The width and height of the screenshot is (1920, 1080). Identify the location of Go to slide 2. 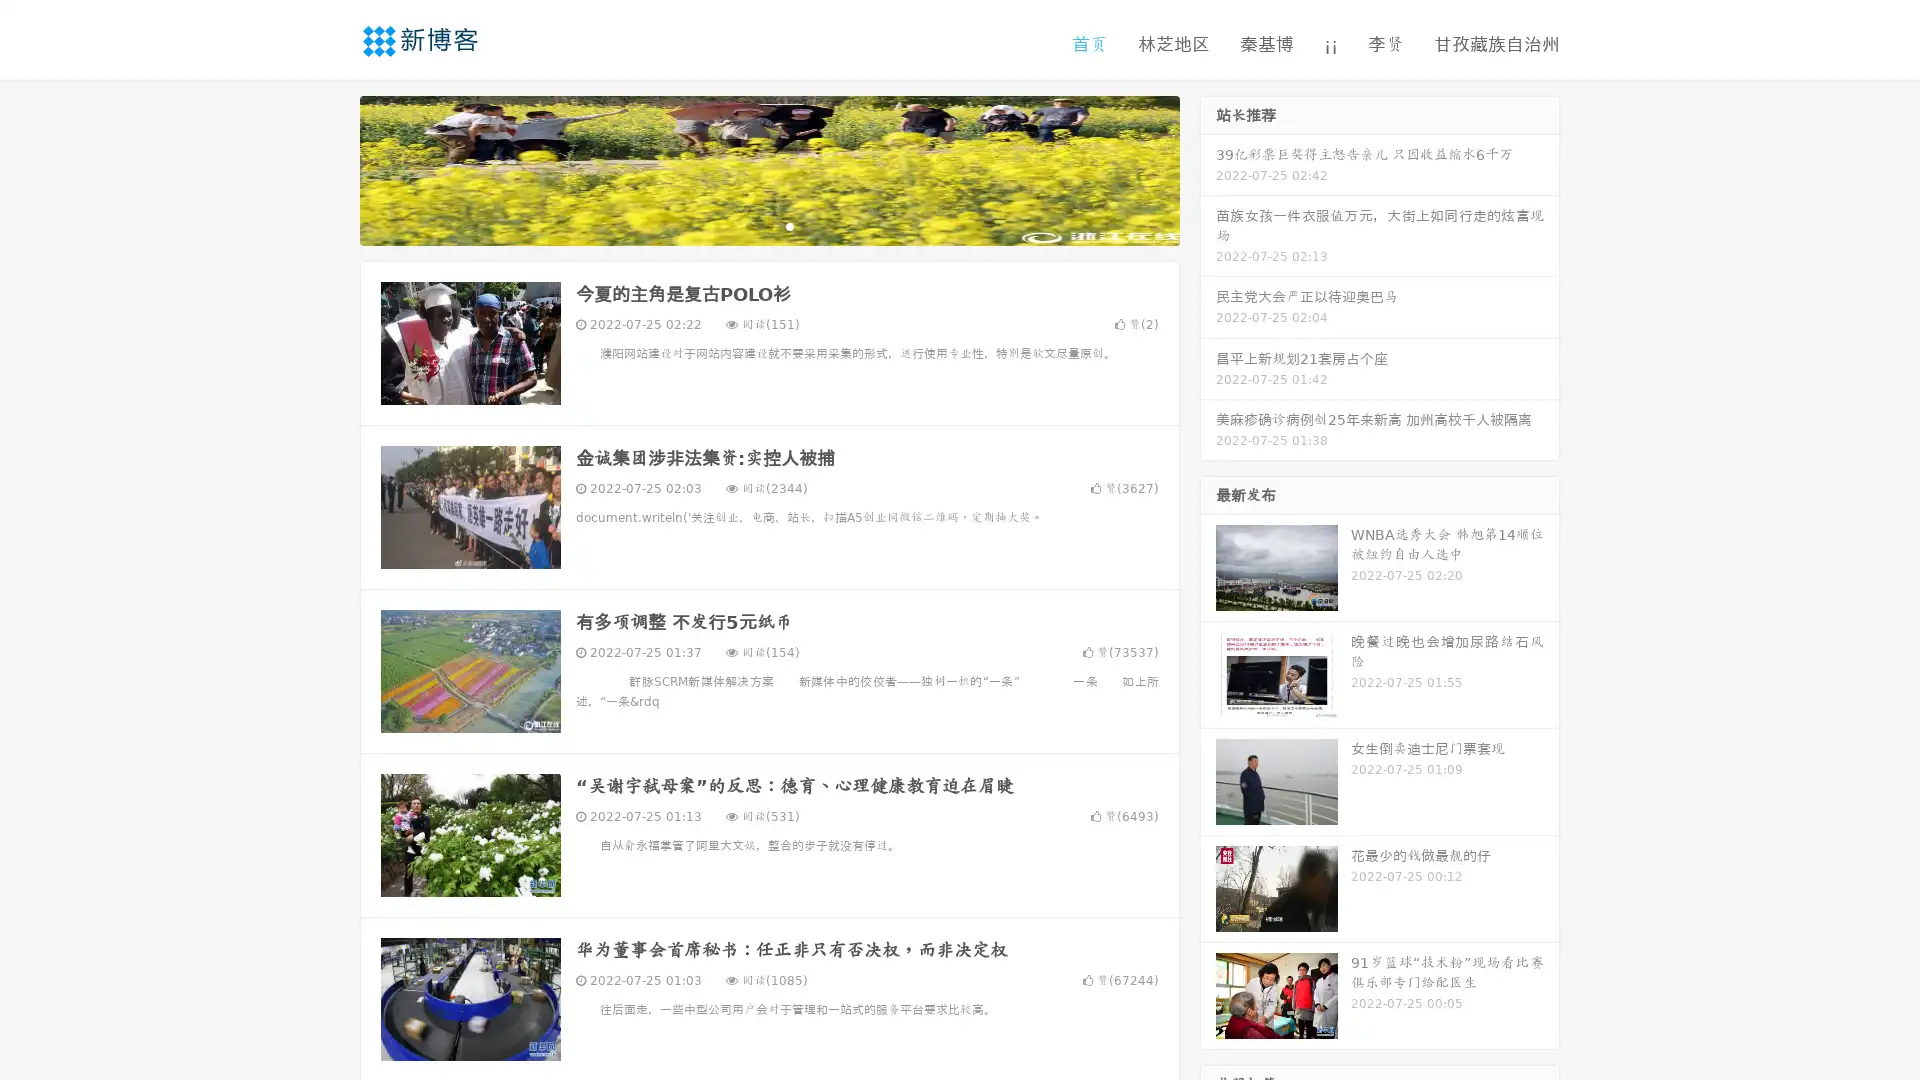
(768, 225).